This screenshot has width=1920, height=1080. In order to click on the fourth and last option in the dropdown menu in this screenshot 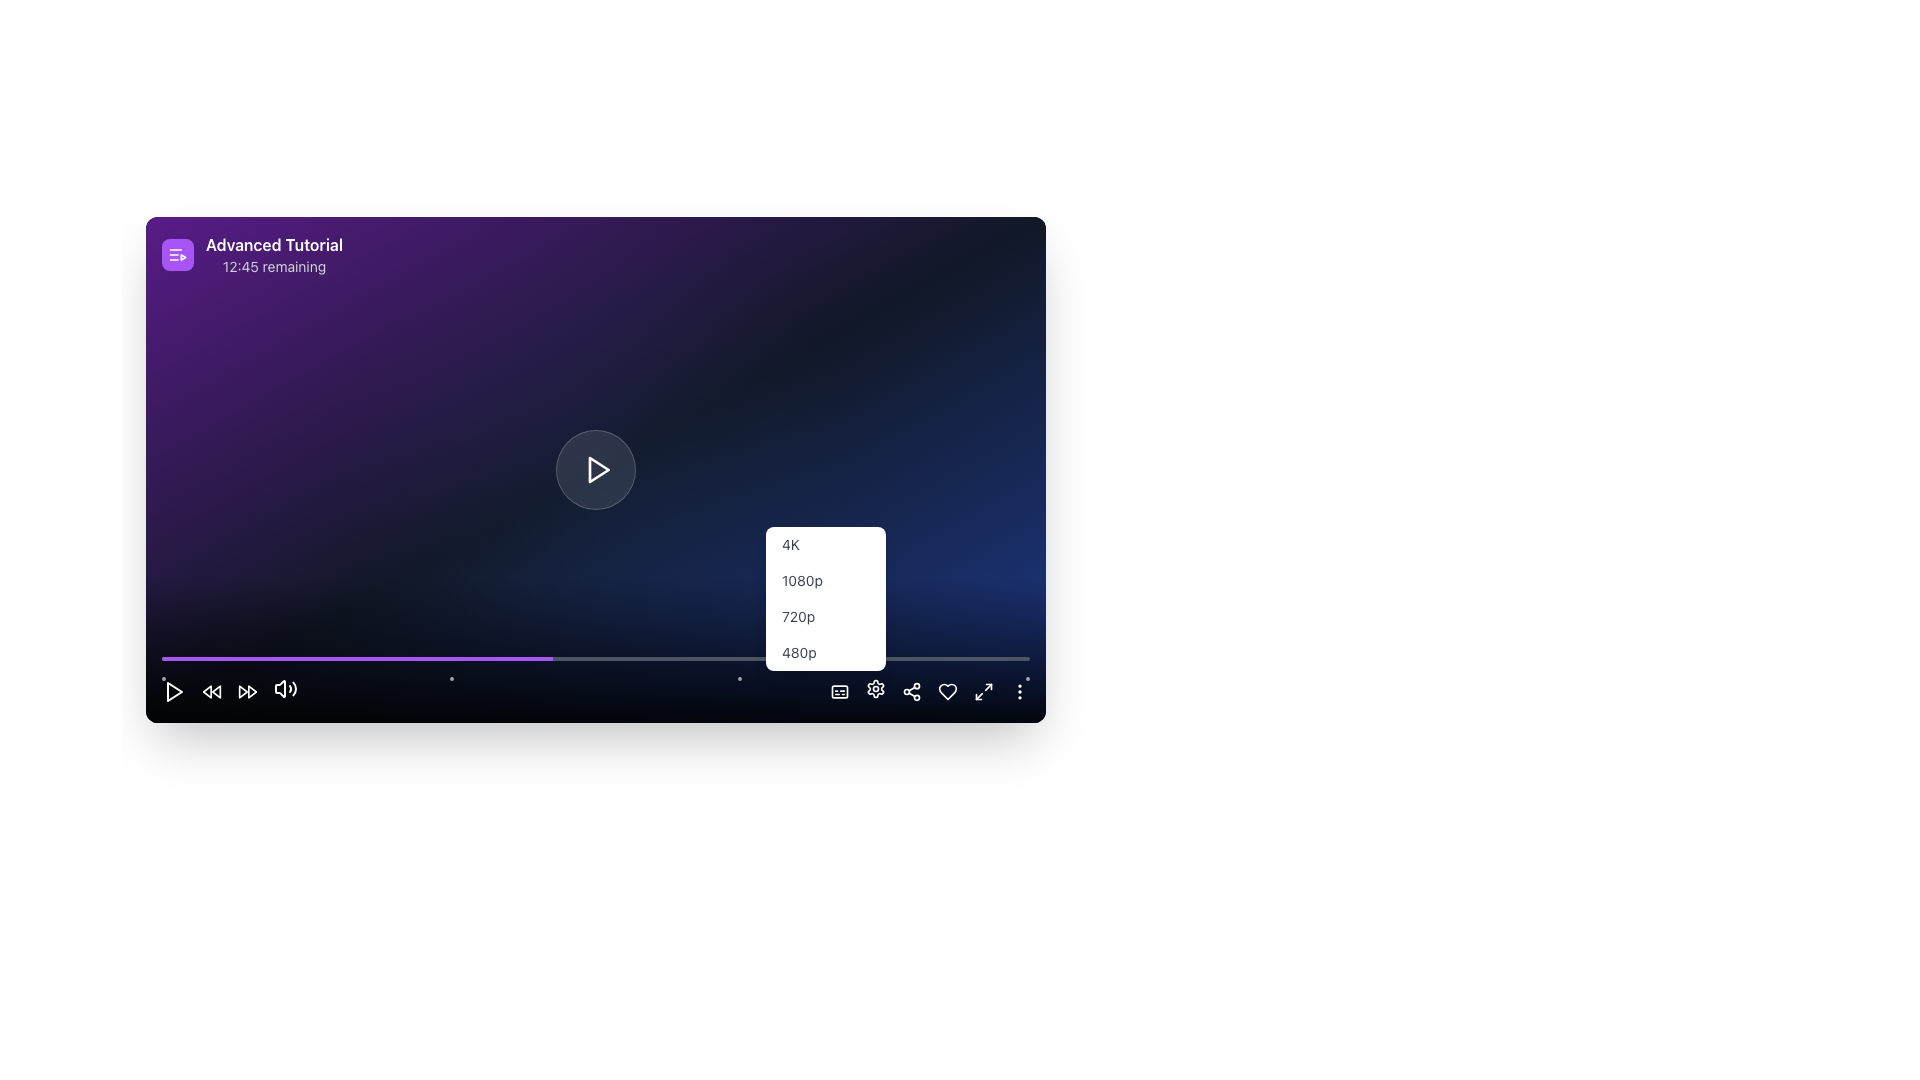, I will do `click(825, 652)`.